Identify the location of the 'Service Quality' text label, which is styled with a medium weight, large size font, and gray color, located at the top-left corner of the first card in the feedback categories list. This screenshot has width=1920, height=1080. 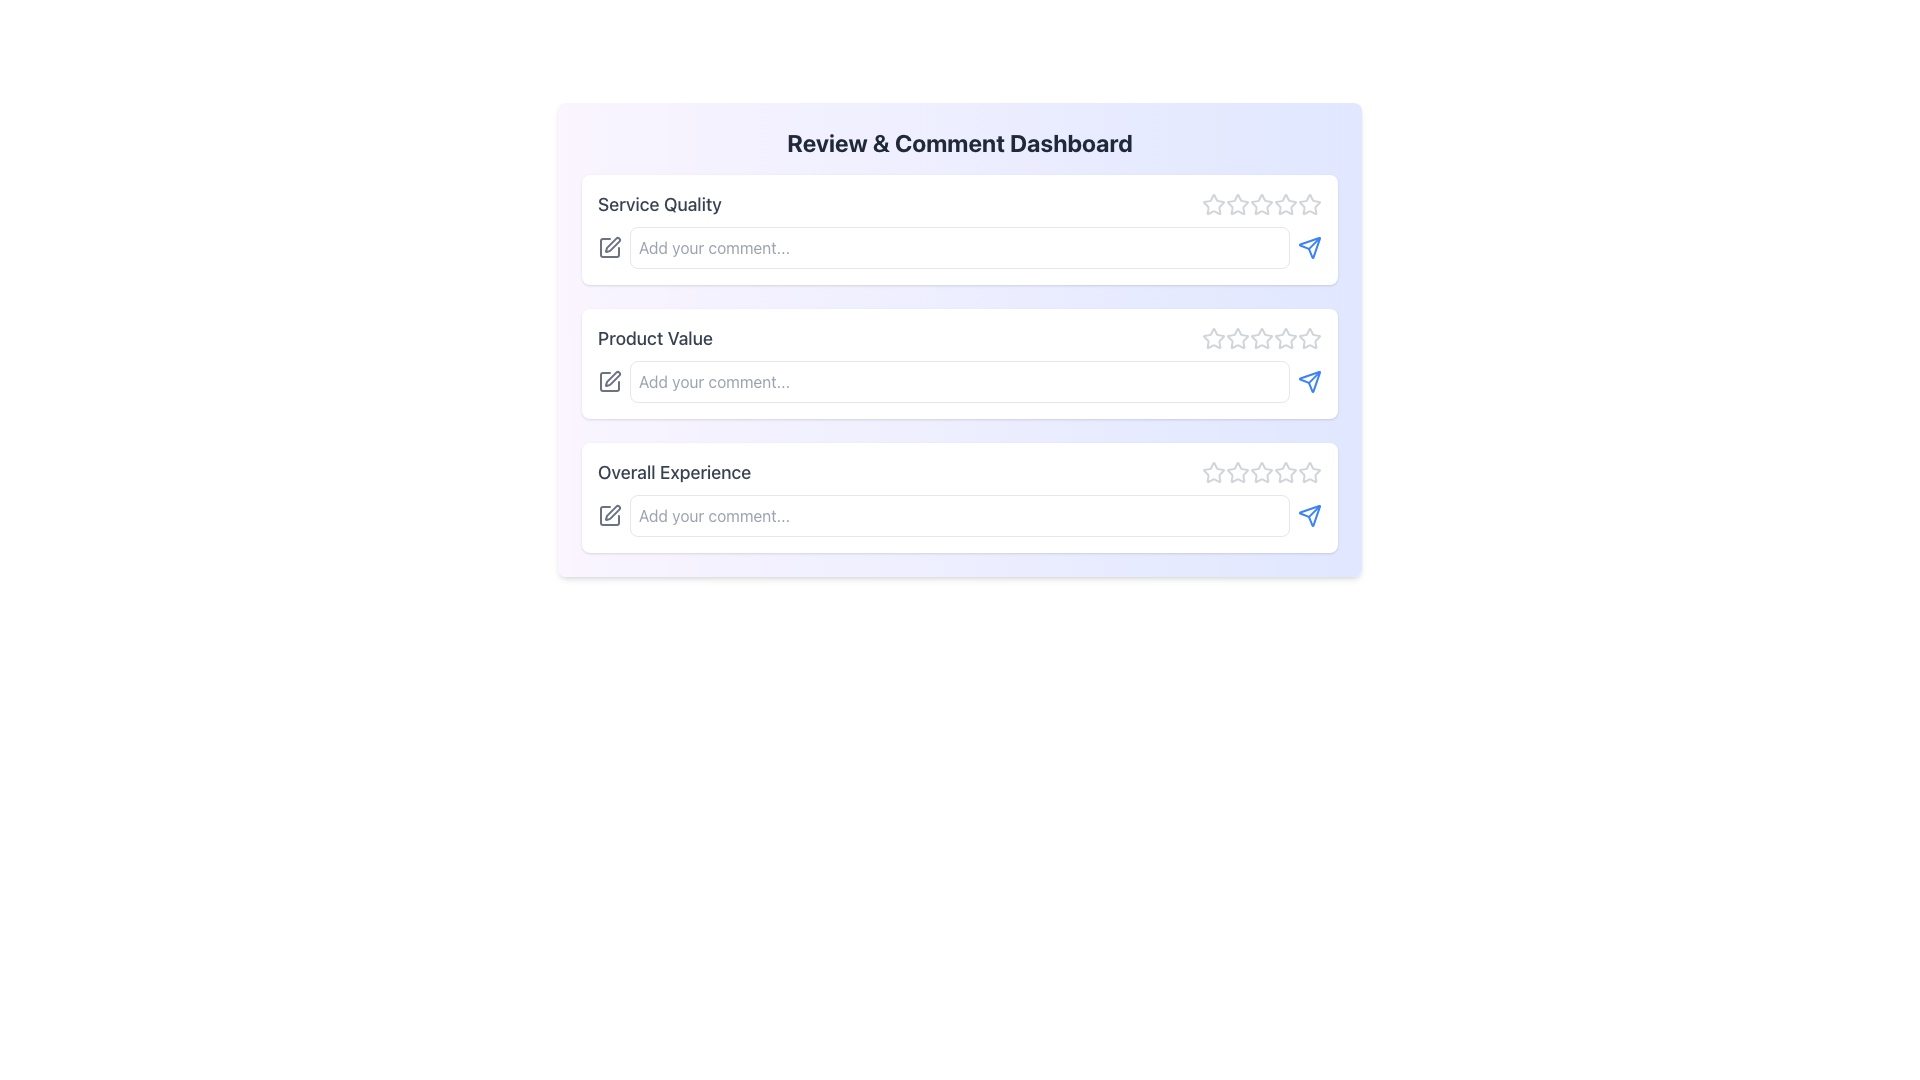
(659, 204).